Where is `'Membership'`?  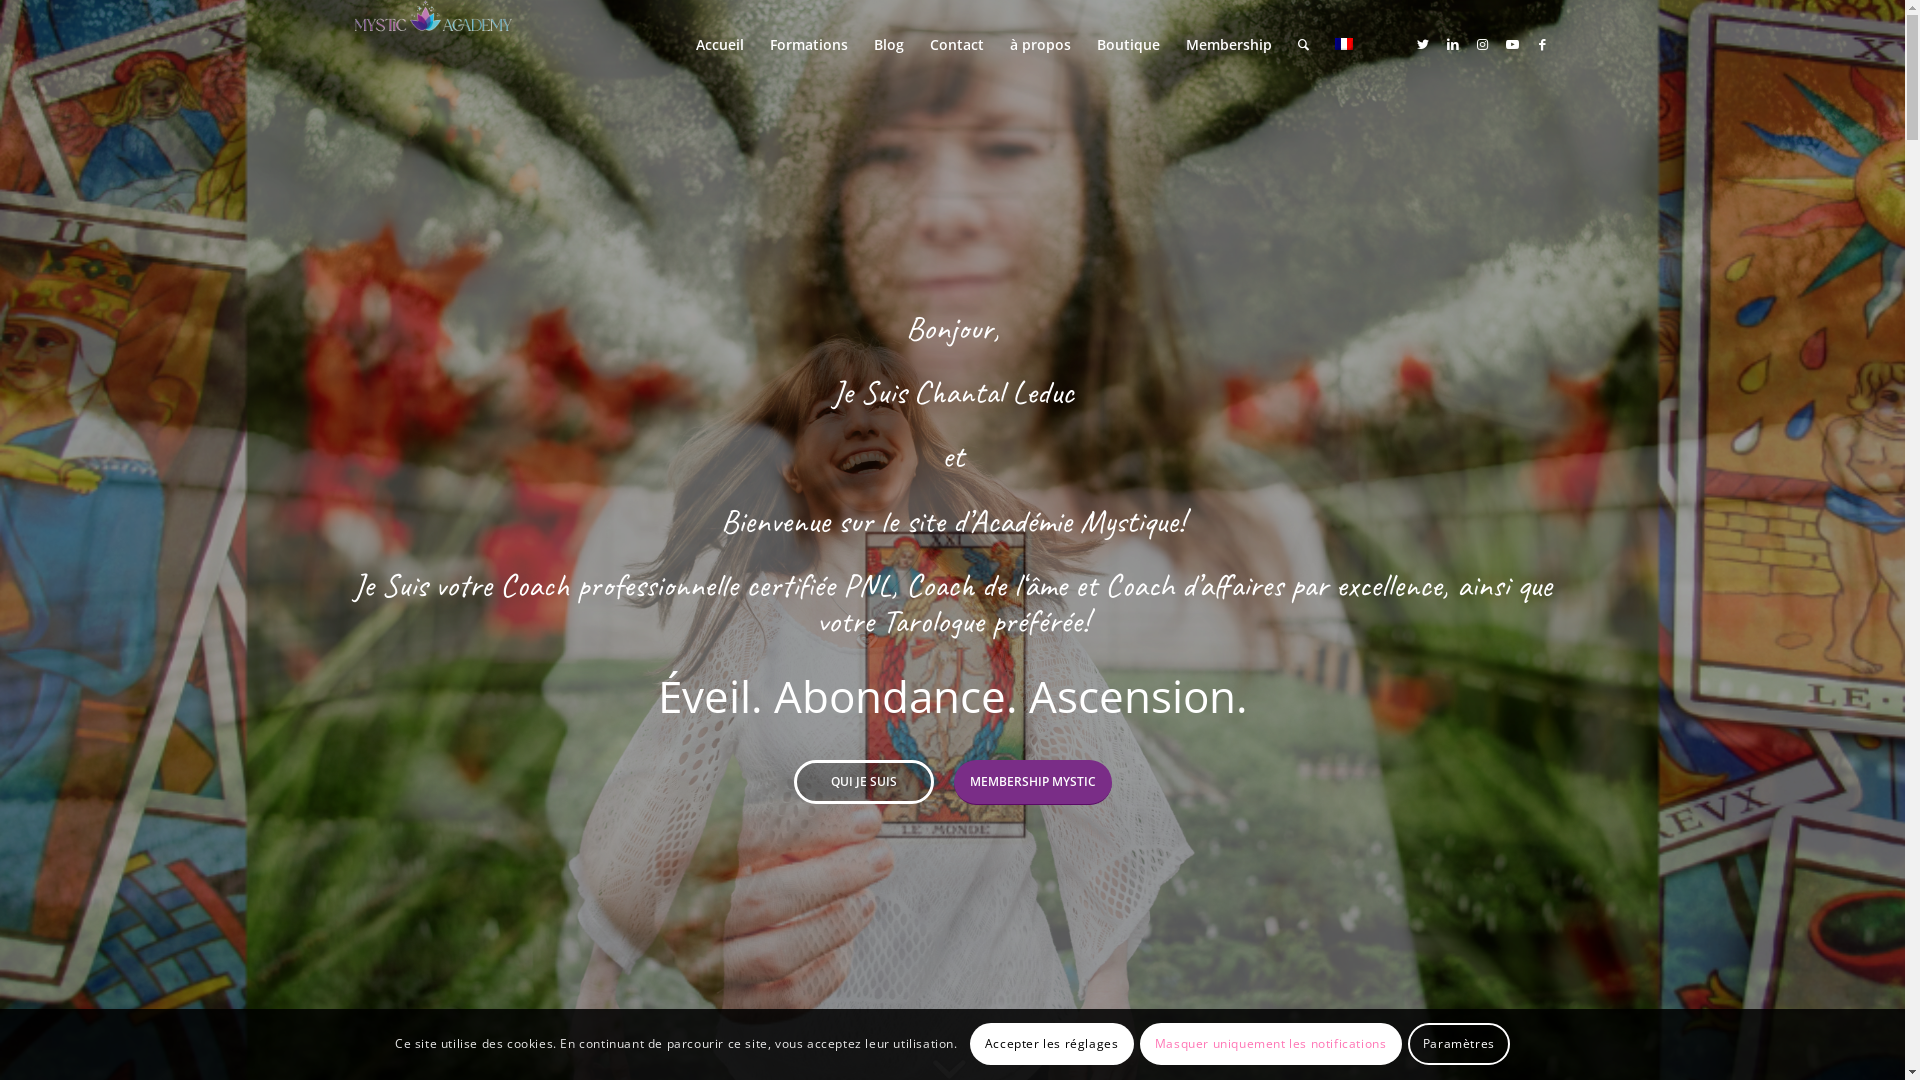
'Membership' is located at coordinates (1171, 45).